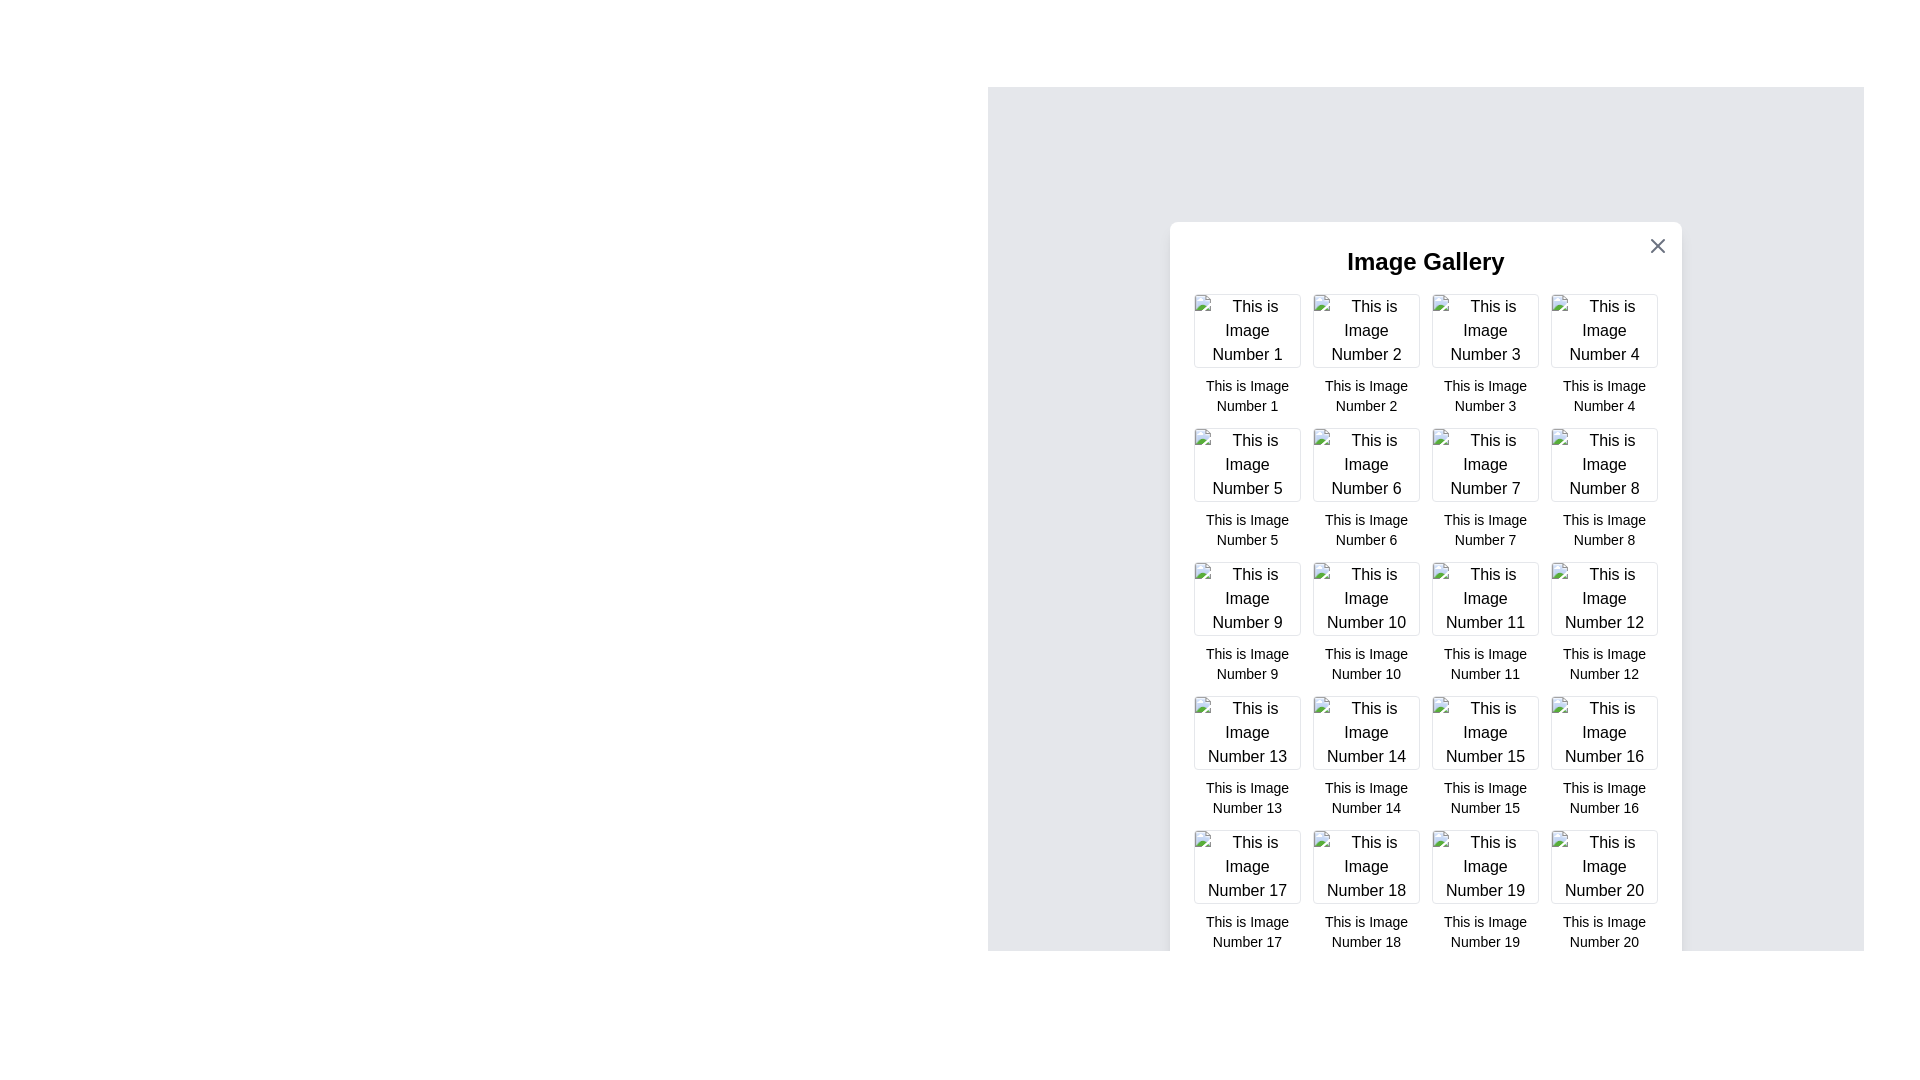  Describe the element at coordinates (1657, 245) in the screenshot. I see `close button to close the dialog` at that location.